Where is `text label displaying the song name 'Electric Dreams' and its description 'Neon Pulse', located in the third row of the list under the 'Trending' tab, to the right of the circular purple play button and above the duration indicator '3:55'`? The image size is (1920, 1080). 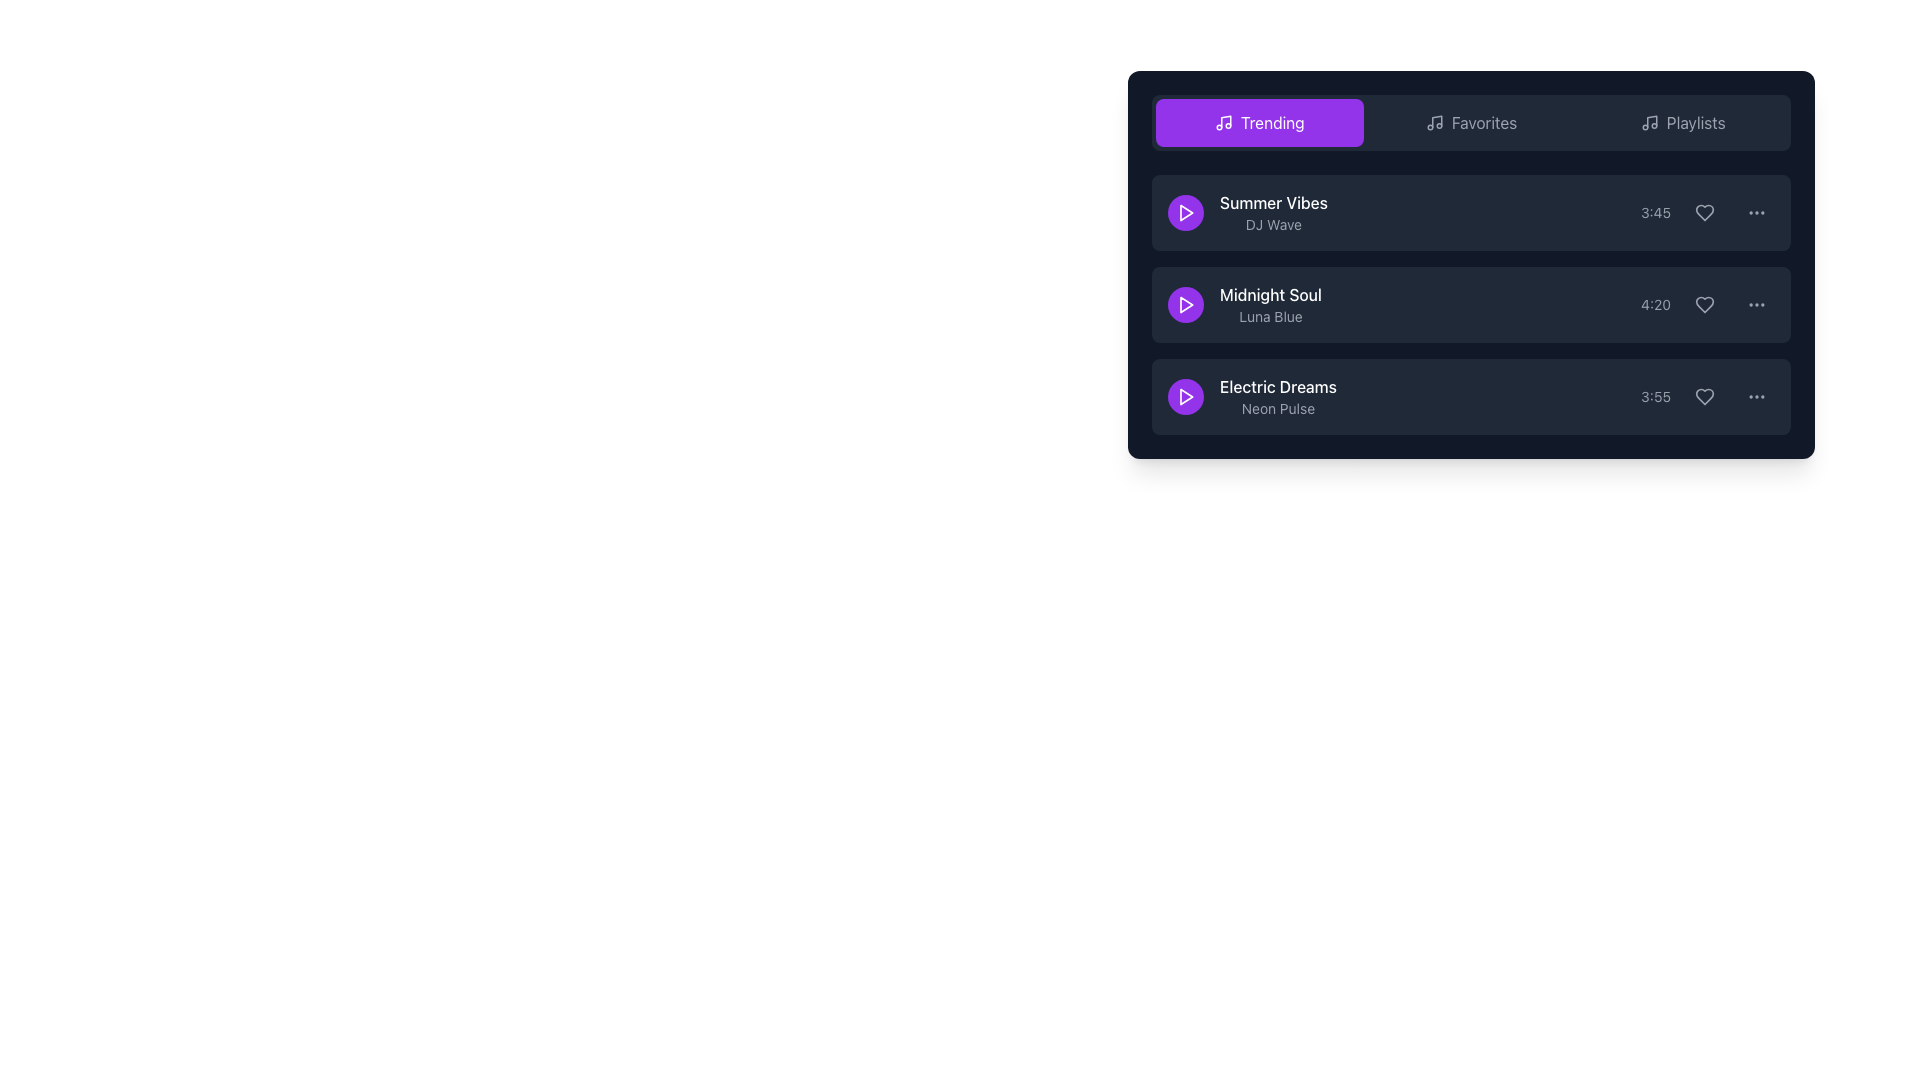 text label displaying the song name 'Electric Dreams' and its description 'Neon Pulse', located in the third row of the list under the 'Trending' tab, to the right of the circular purple play button and above the duration indicator '3:55' is located at coordinates (1277, 397).